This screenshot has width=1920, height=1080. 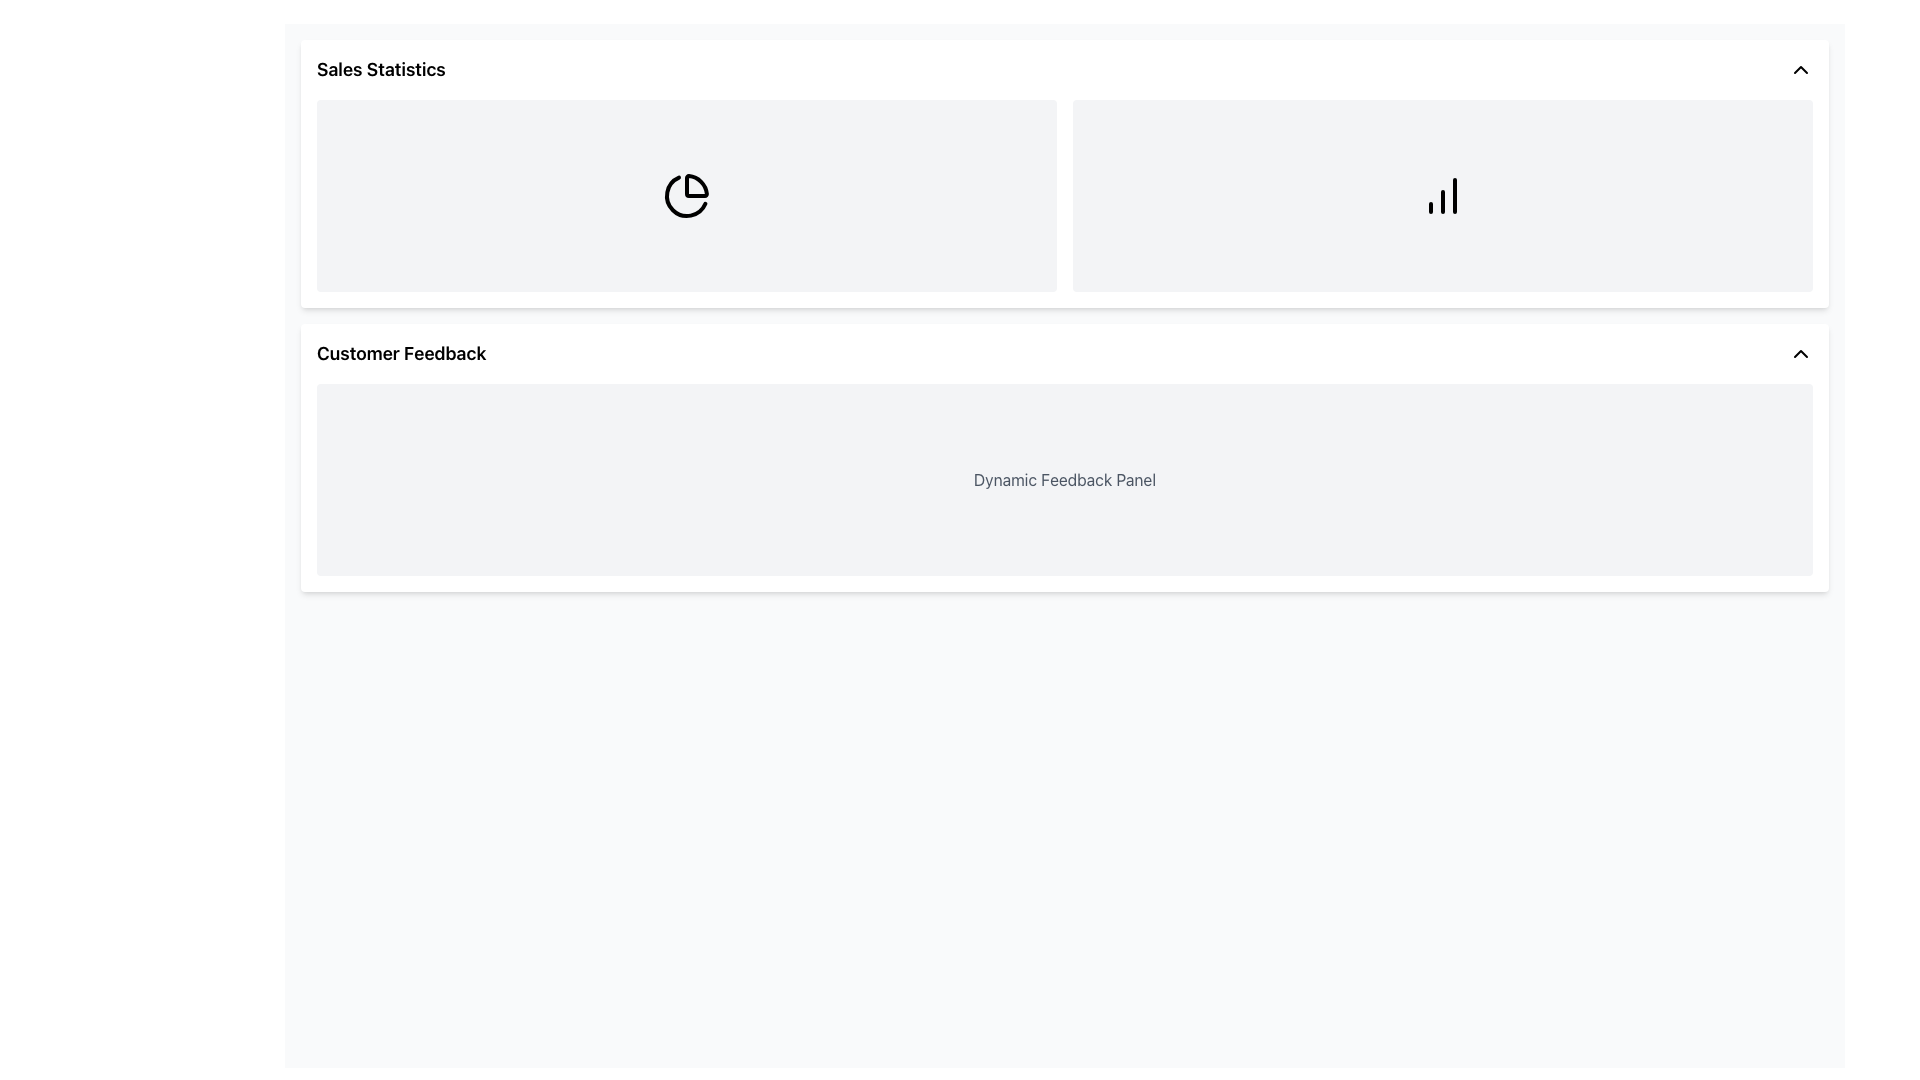 What do you see at coordinates (1800, 353) in the screenshot?
I see `the upward-pointing chevron icon on the right end of the 'Customer Feedback' header` at bounding box center [1800, 353].